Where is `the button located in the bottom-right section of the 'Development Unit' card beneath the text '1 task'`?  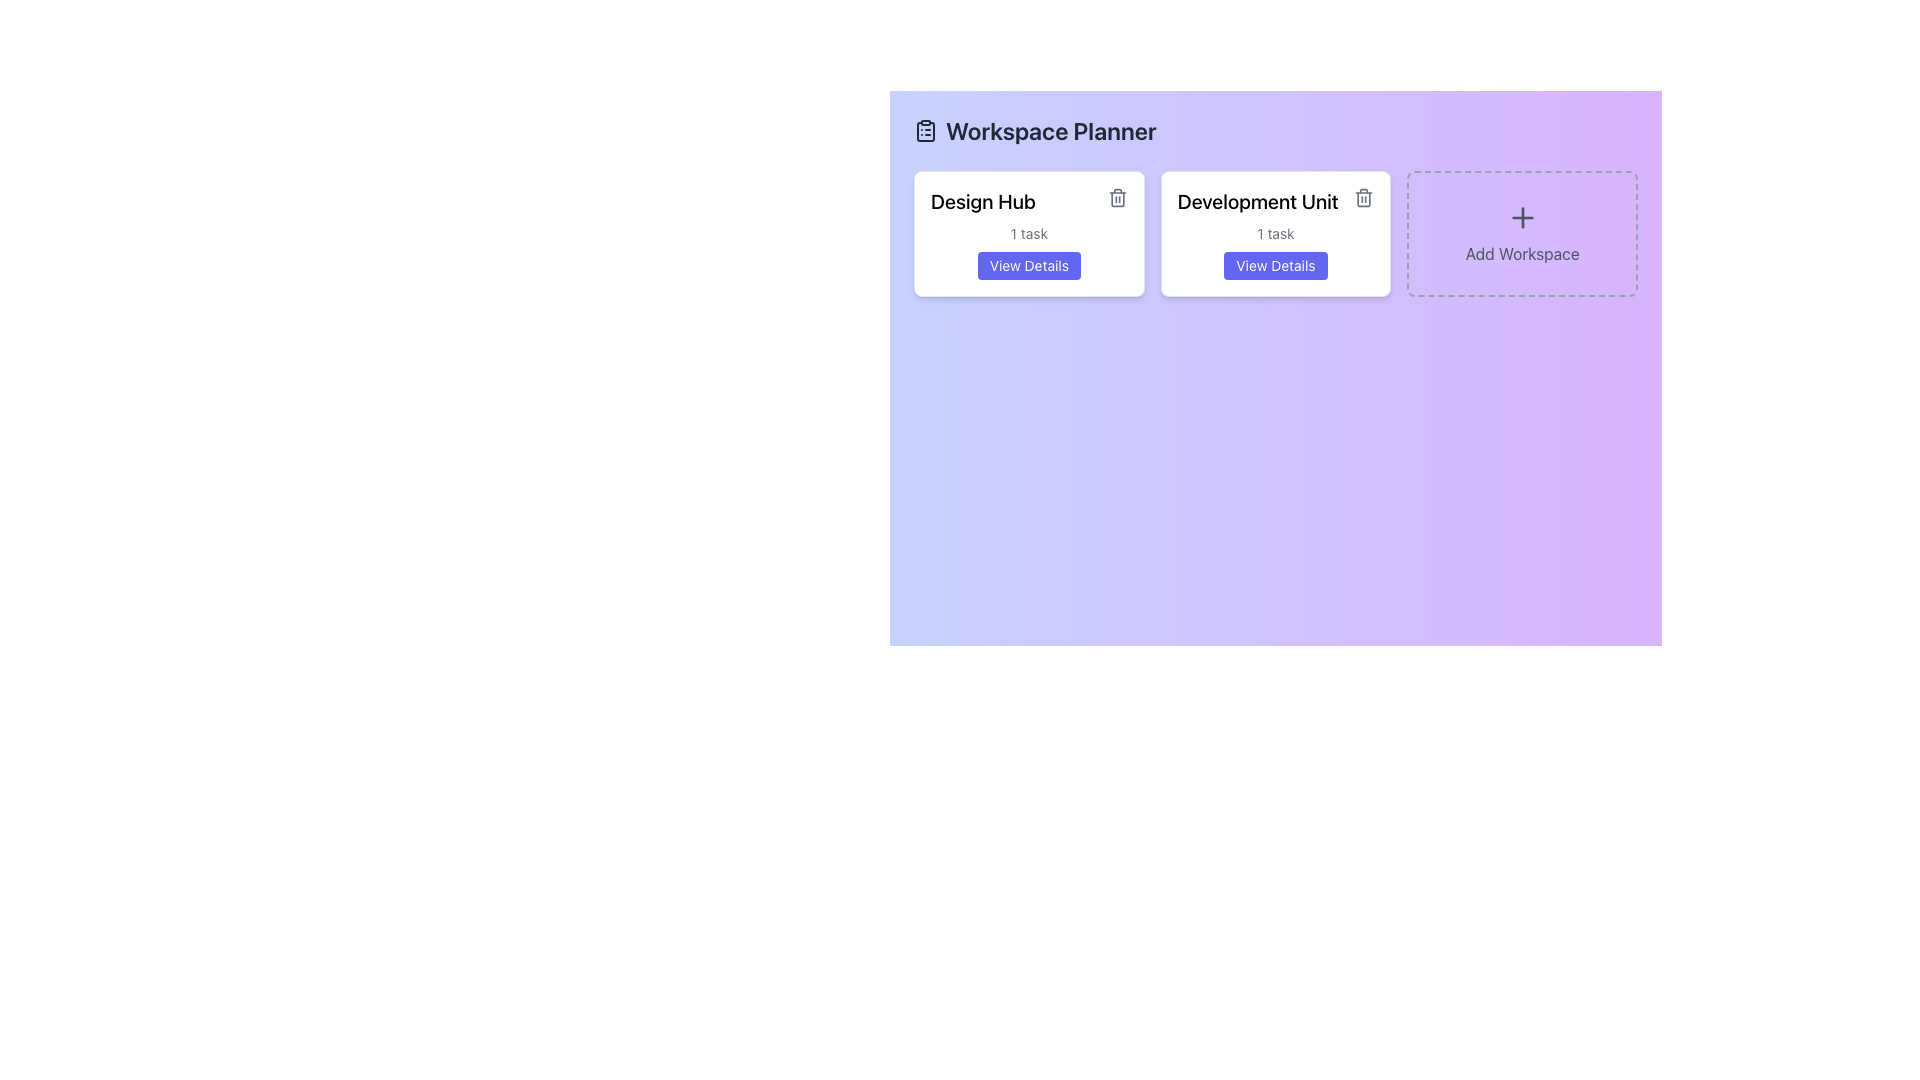
the button located in the bottom-right section of the 'Development Unit' card beneath the text '1 task' is located at coordinates (1275, 265).